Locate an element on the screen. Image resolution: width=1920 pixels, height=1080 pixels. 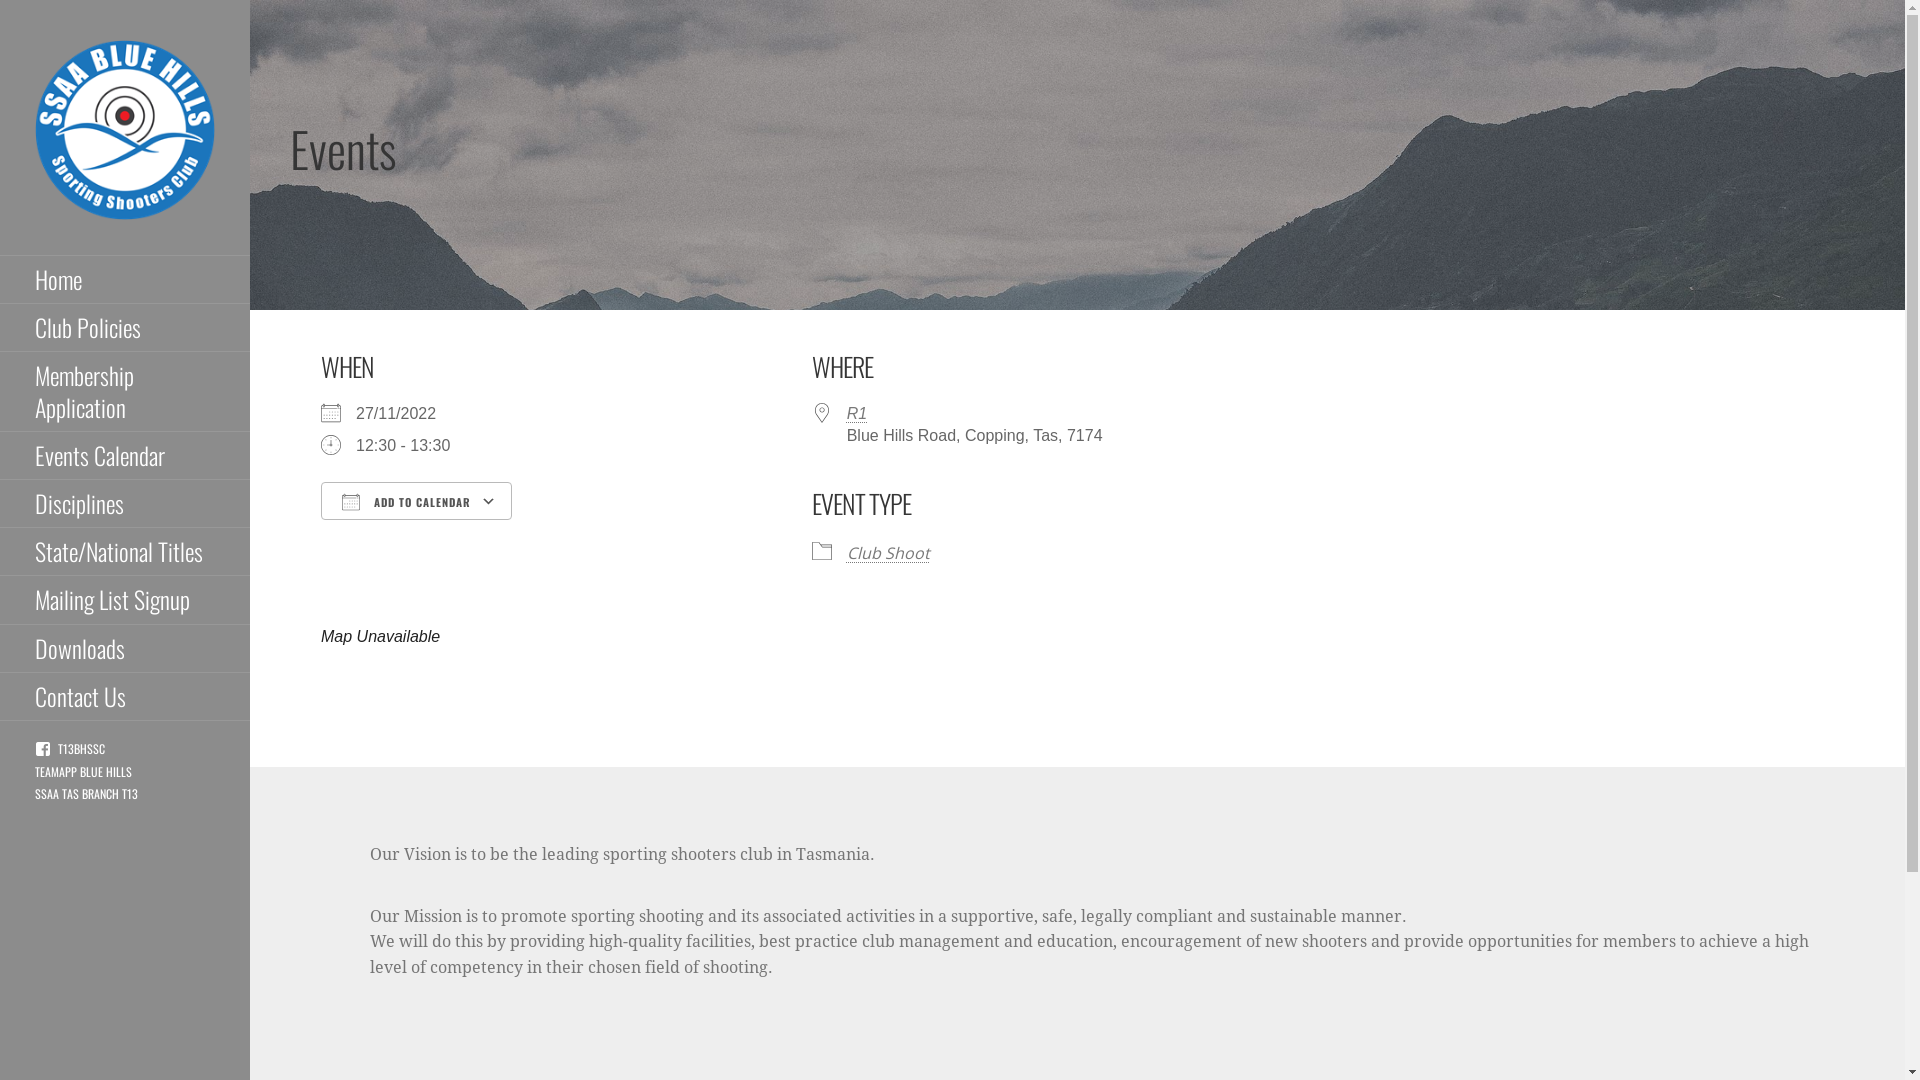
'T13BHSSC' is located at coordinates (70, 748).